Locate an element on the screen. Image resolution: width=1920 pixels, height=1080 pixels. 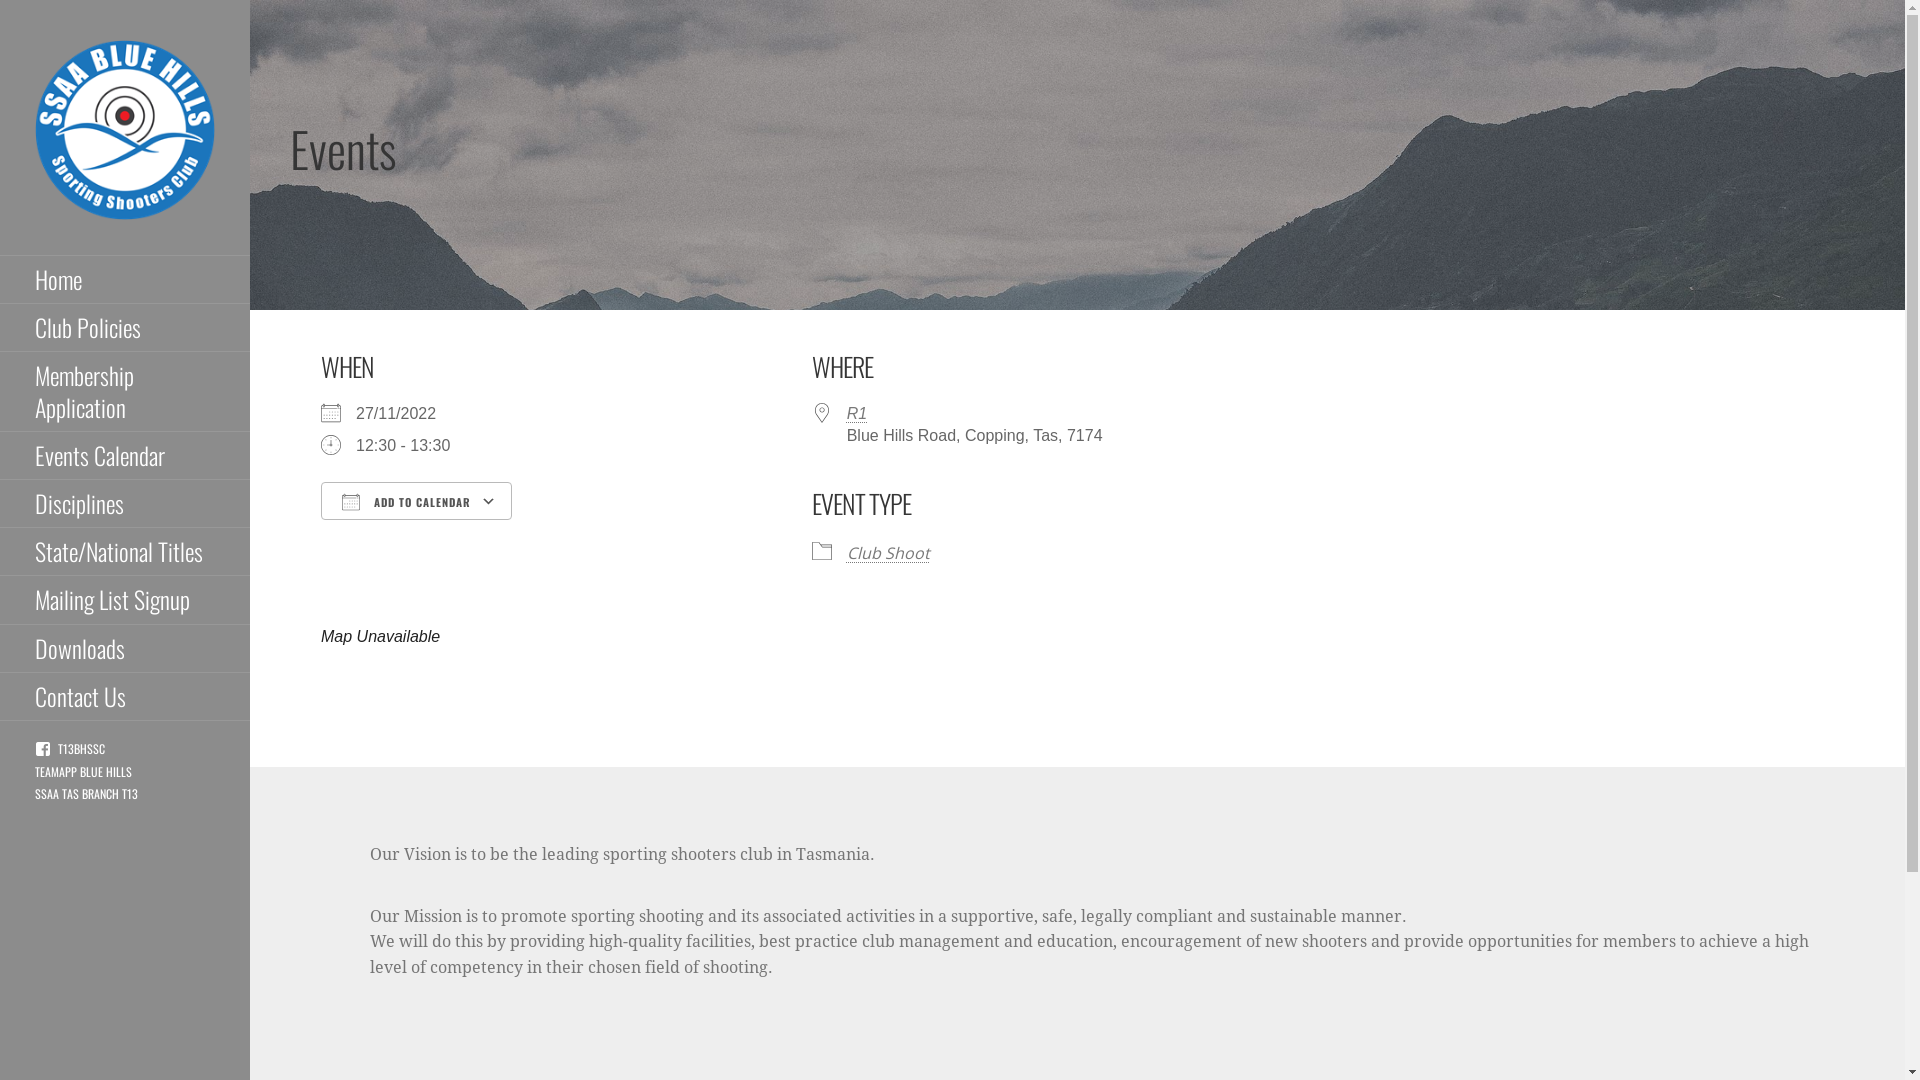
'T13BHSSC' is located at coordinates (70, 748).